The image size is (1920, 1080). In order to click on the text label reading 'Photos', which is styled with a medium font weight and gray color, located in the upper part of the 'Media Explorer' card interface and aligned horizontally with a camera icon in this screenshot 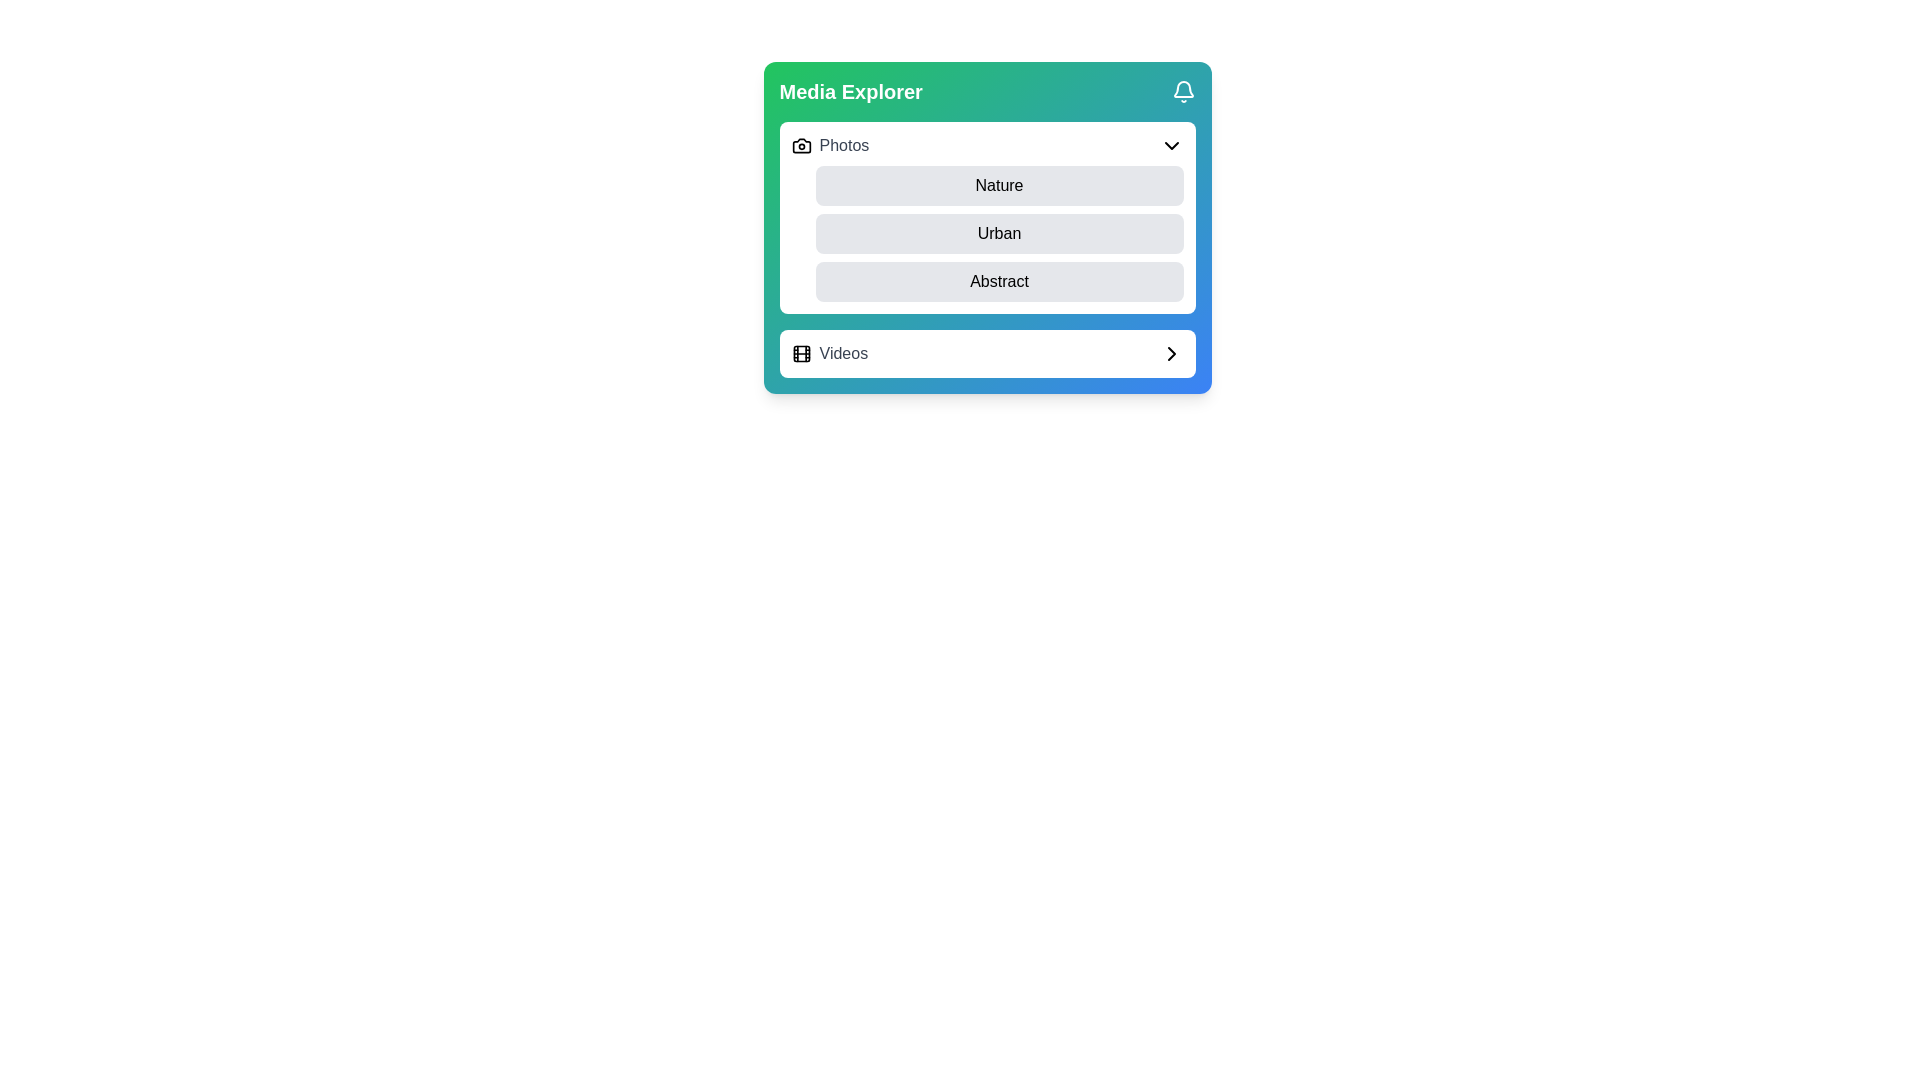, I will do `click(844, 145)`.